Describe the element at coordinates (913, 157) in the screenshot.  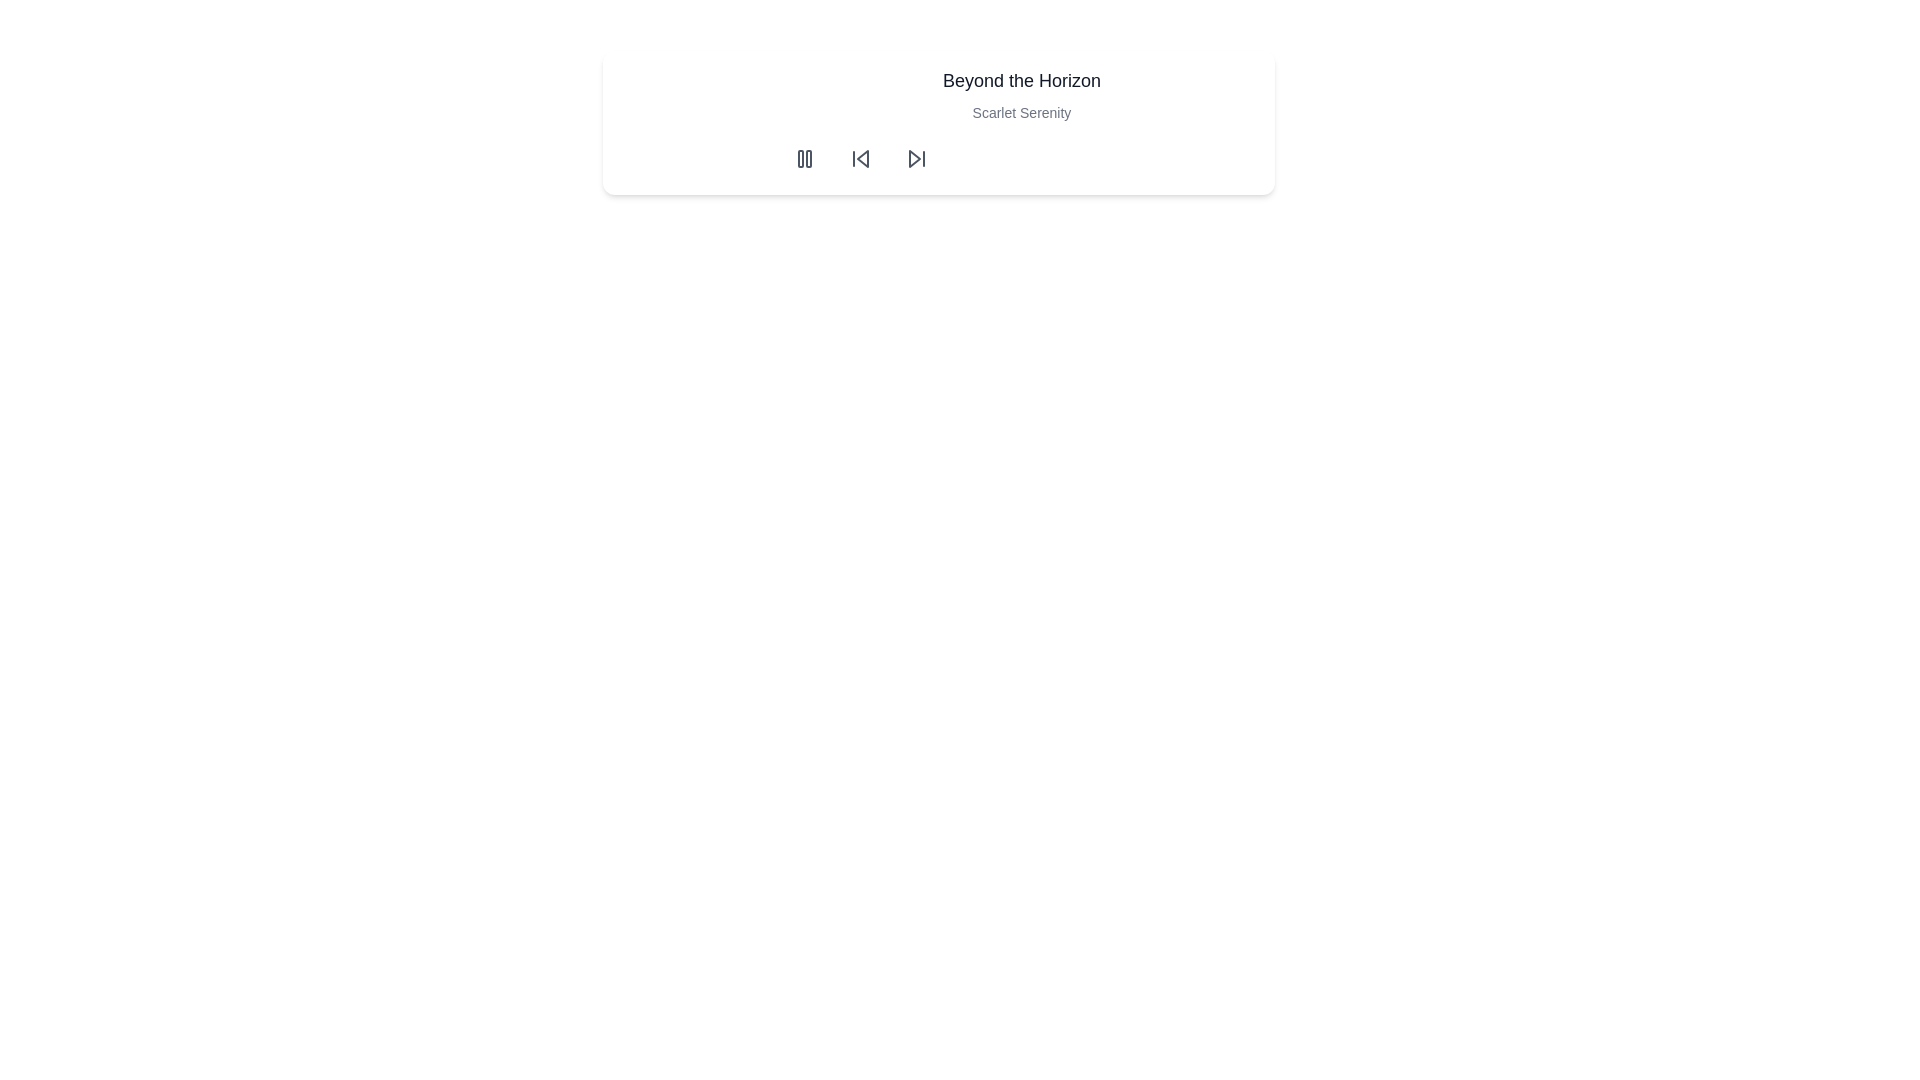
I see `the triangular play-forward icon located in the toolbar area to skip forward` at that location.